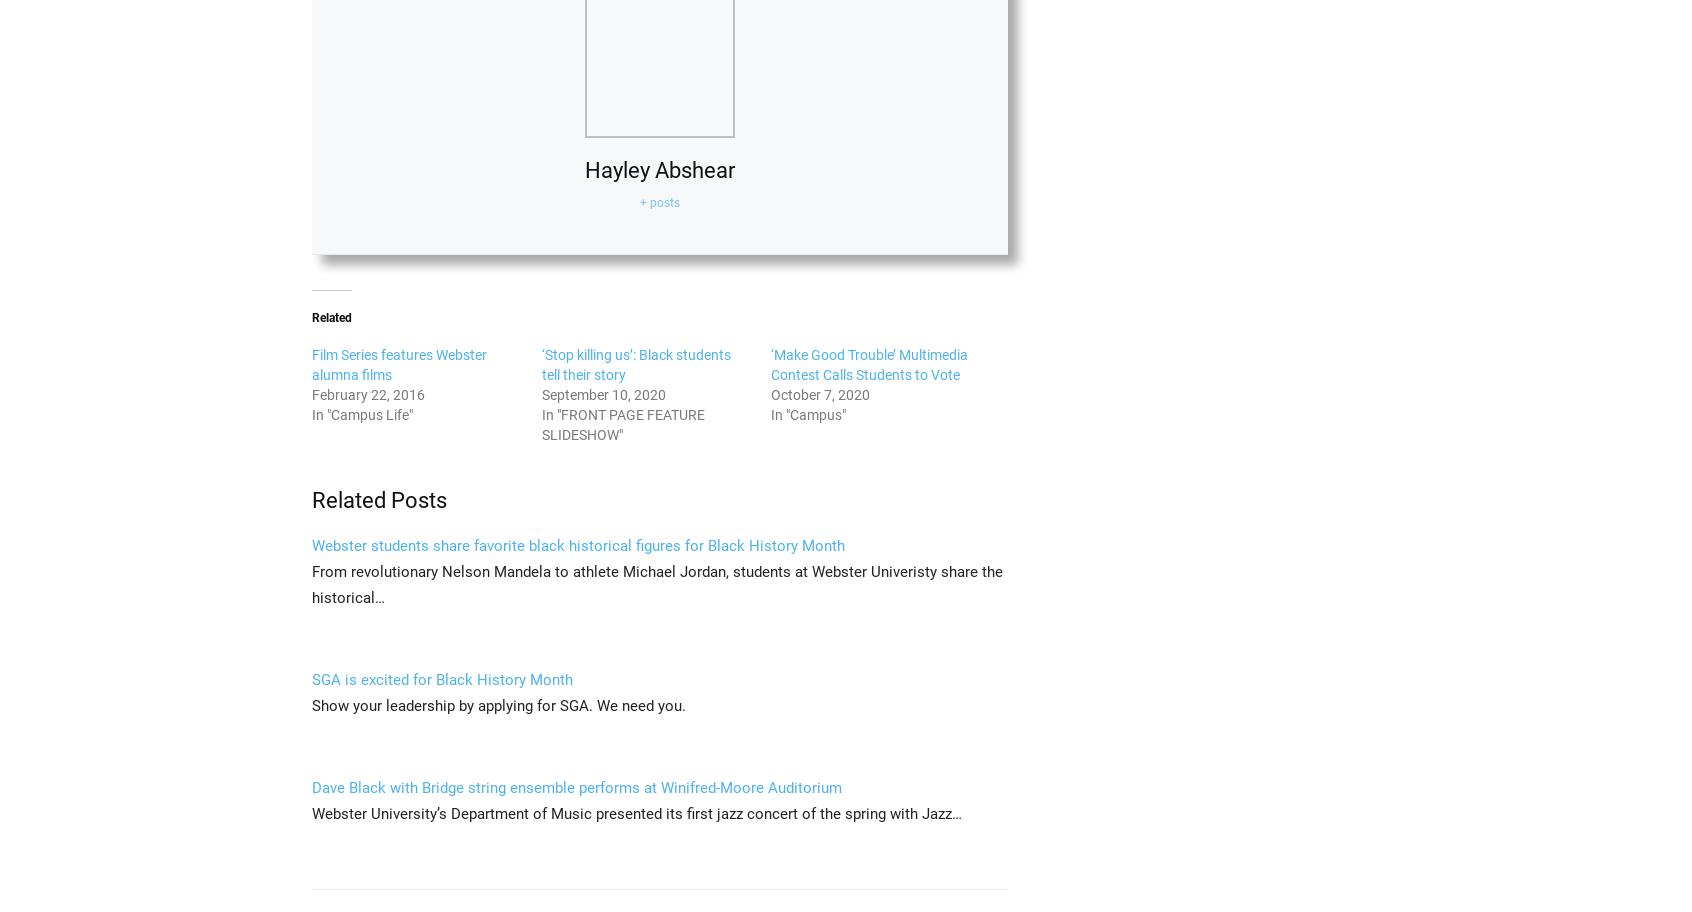 This screenshot has height=912, width=1692. Describe the element at coordinates (379, 498) in the screenshot. I see `'Related Posts'` at that location.